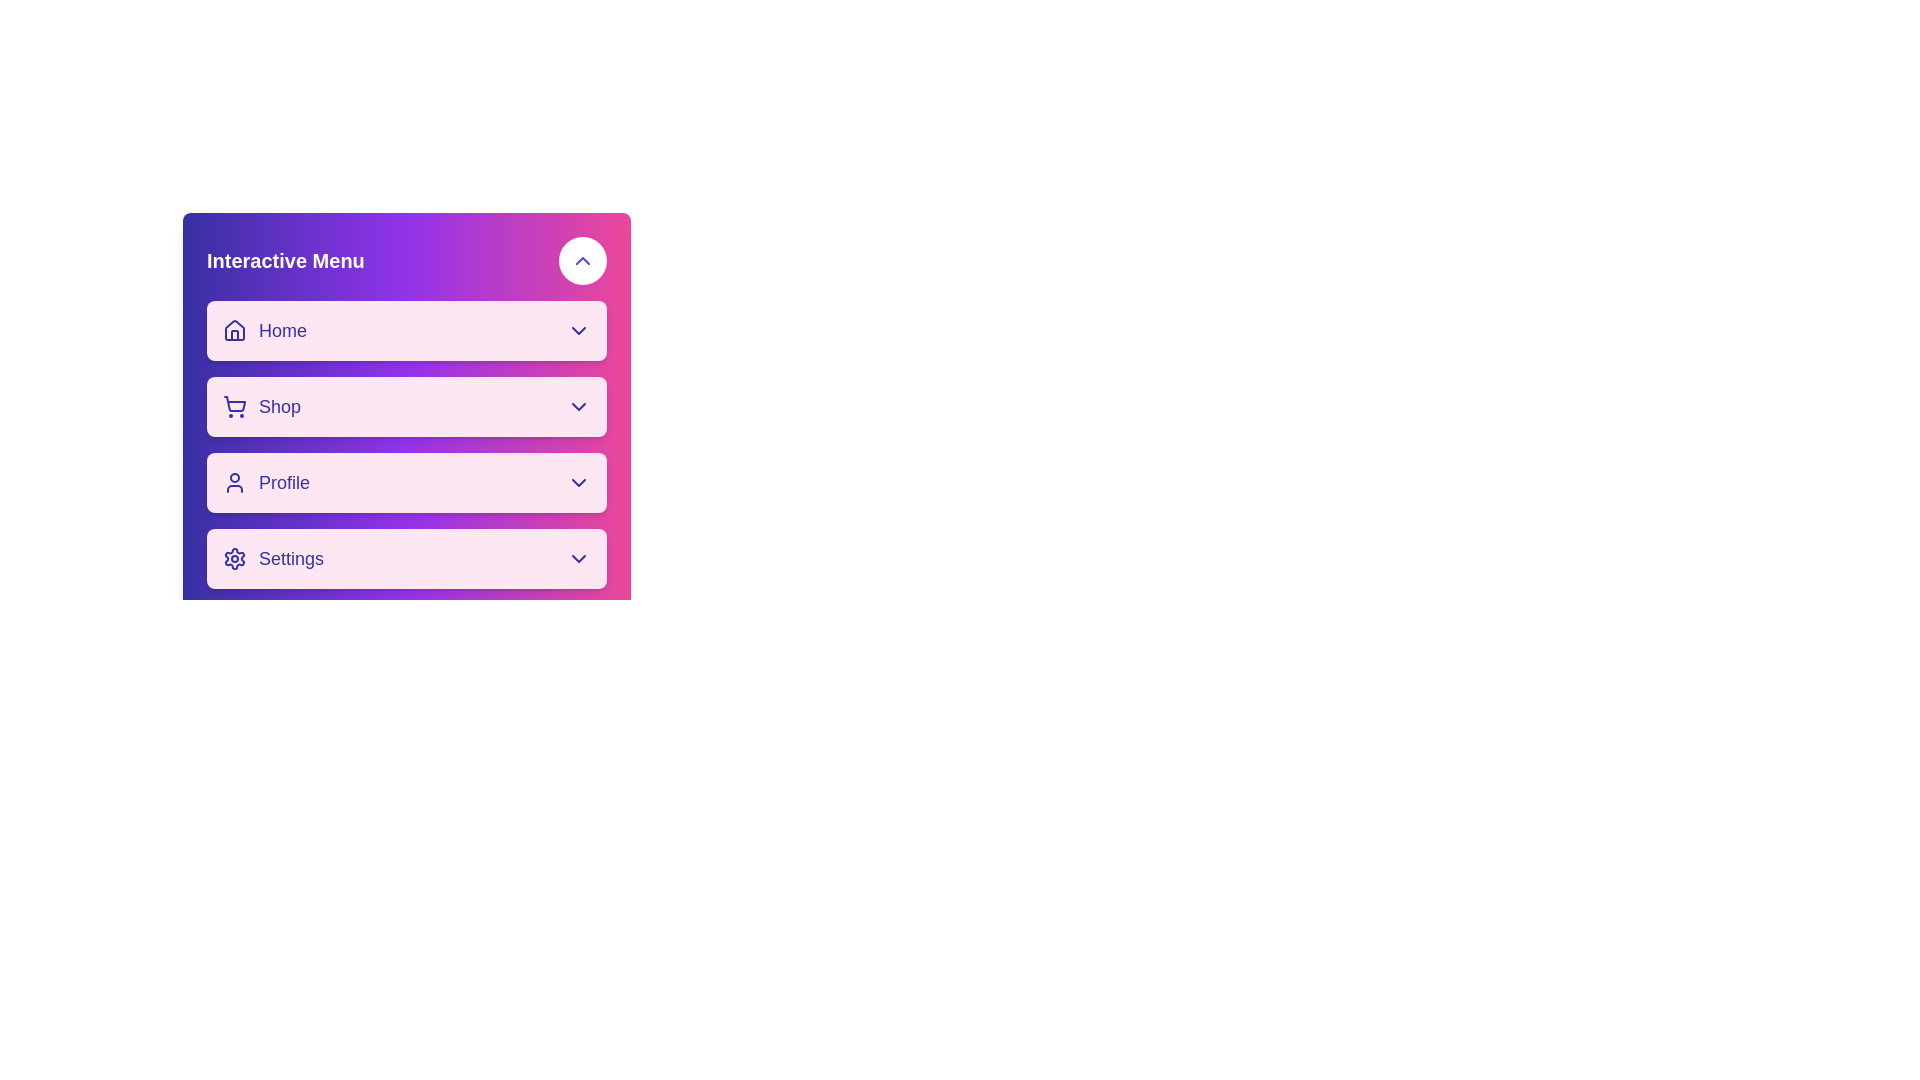 The height and width of the screenshot is (1080, 1920). I want to click on the circular button with a white background and indigo upward chevron icon located at the top-right corner of the 'Interactive Menu' section, so click(581, 260).